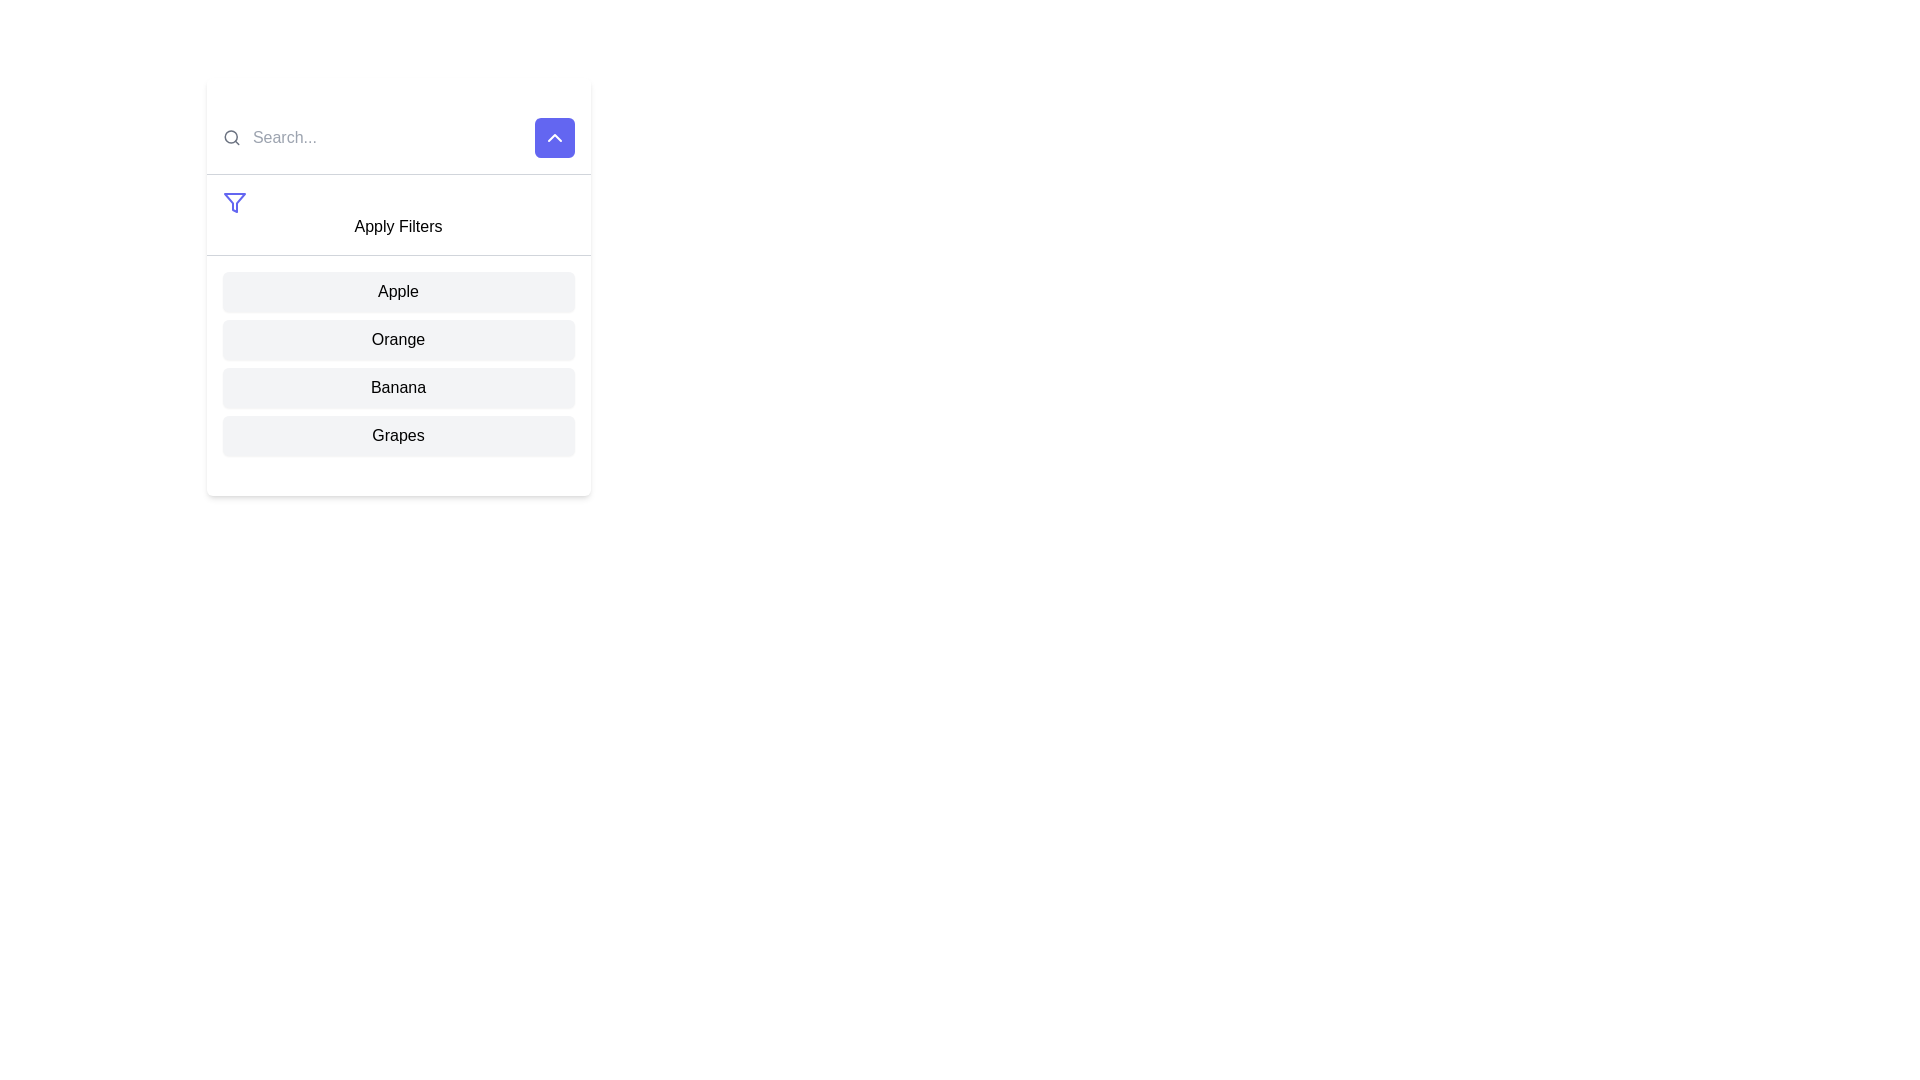  I want to click on the label or heading with an accompanying icon located in the main content area of the panel, directly beneath the search bar and above the fruit buttons, so click(398, 215).